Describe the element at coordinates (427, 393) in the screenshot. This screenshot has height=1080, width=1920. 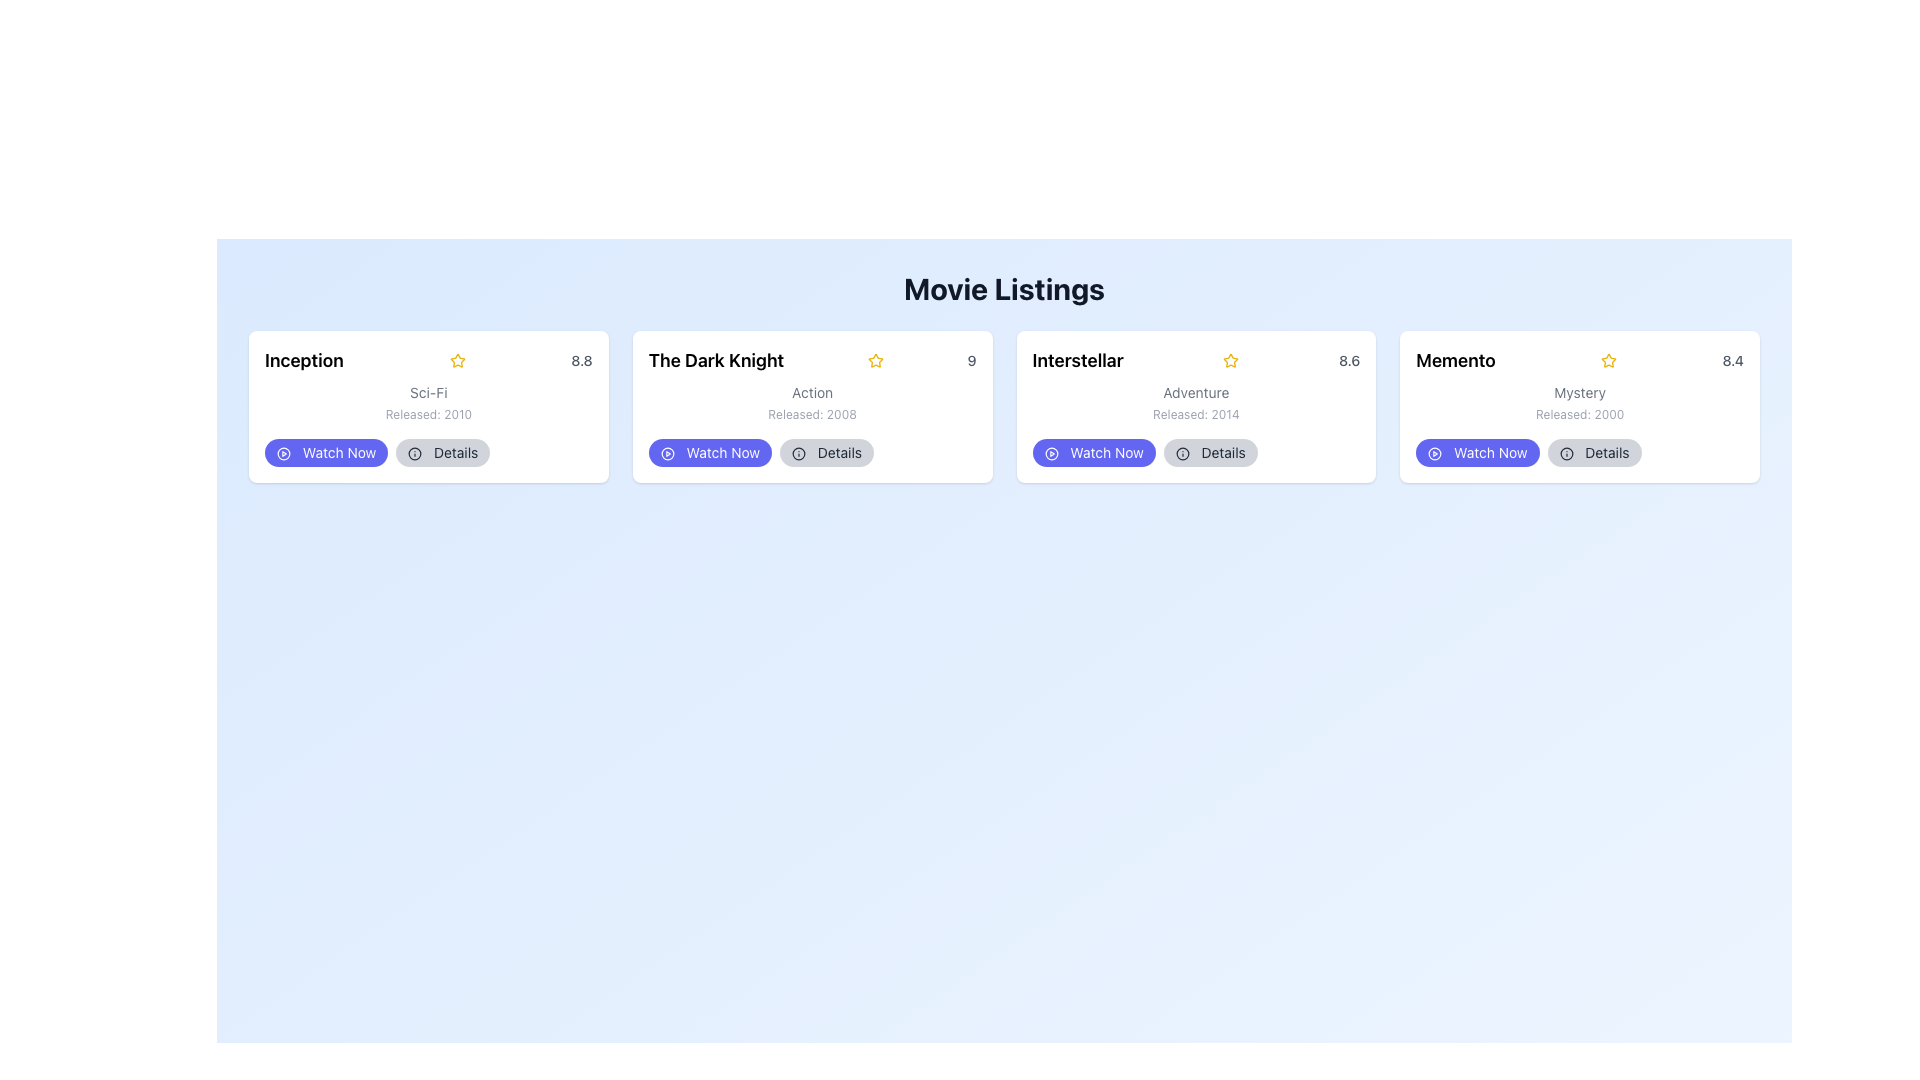
I see `the text label displaying the genre of the movie 'Inception', which is centrally positioned below the rating '8.8' and above the release year '2010'` at that location.